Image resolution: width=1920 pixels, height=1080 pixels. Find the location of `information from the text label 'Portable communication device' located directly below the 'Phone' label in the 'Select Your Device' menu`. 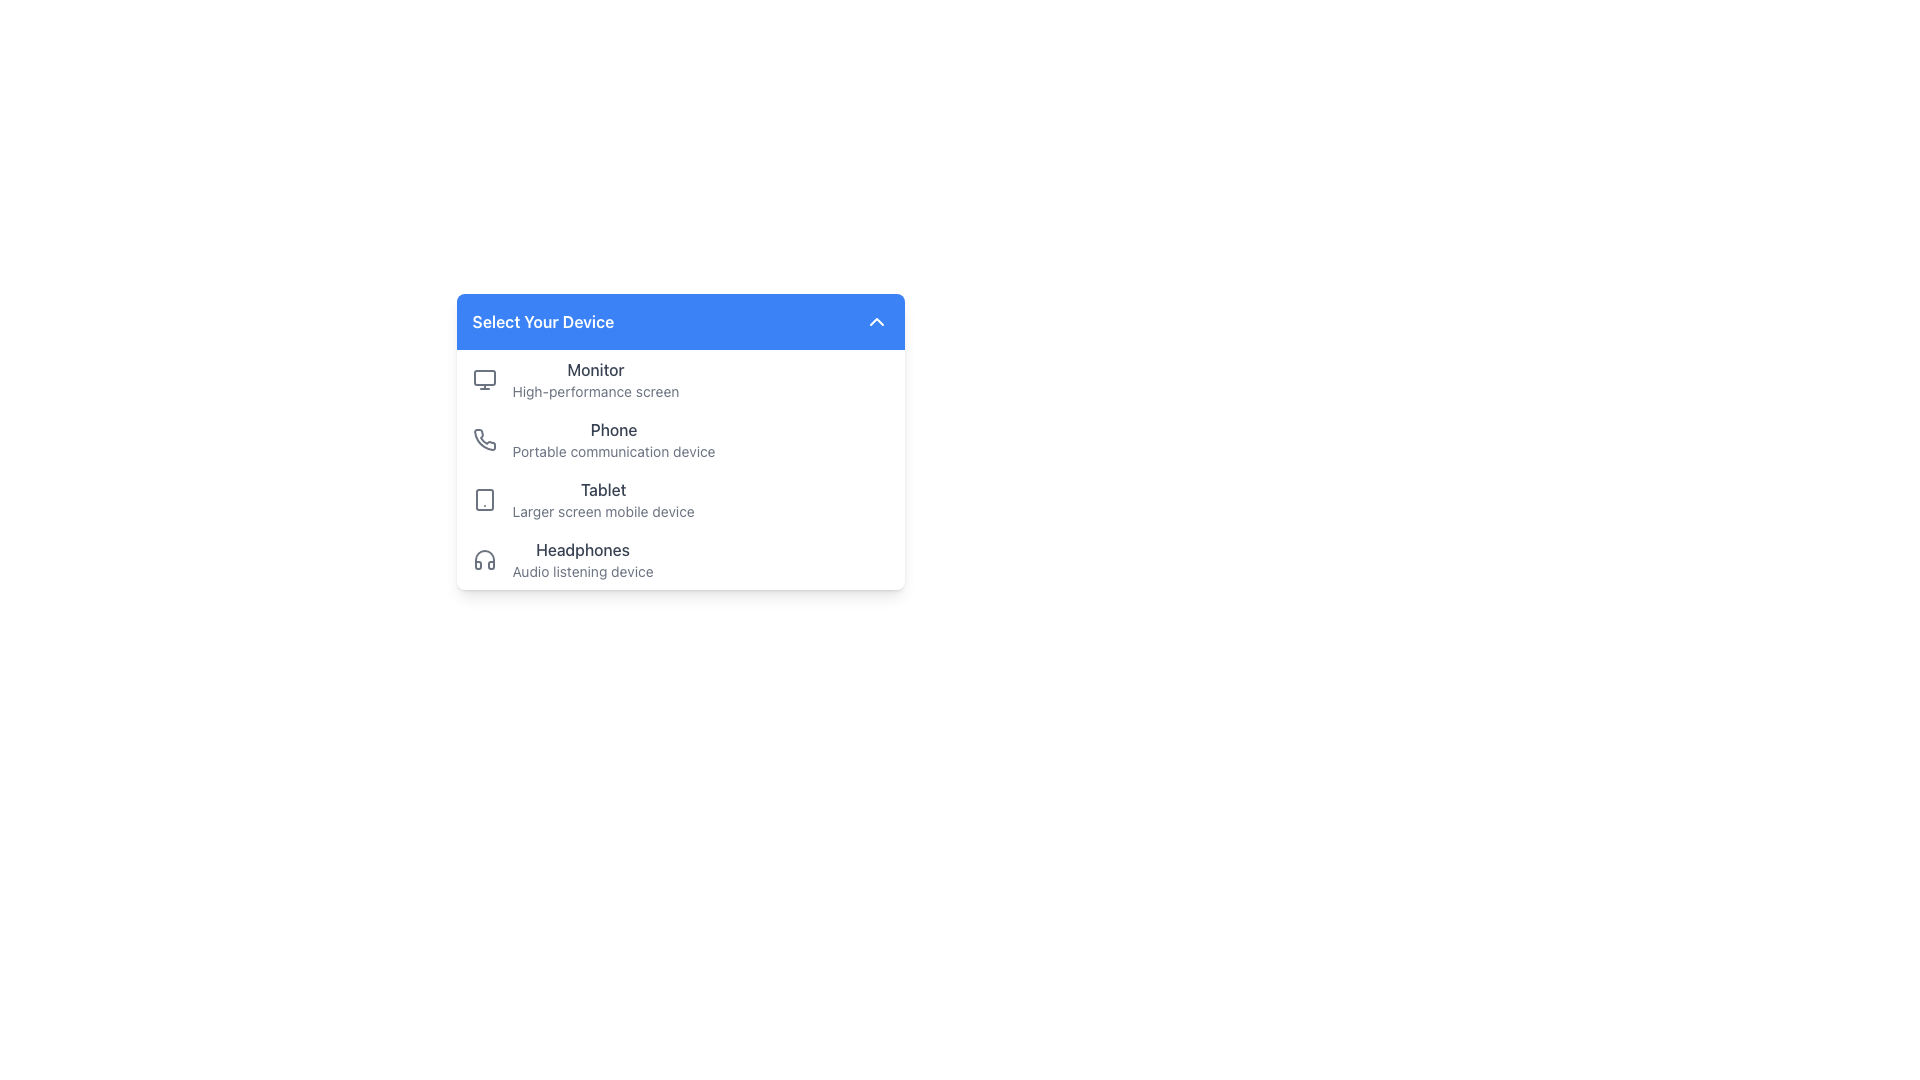

information from the text label 'Portable communication device' located directly below the 'Phone' label in the 'Select Your Device' menu is located at coordinates (613, 451).